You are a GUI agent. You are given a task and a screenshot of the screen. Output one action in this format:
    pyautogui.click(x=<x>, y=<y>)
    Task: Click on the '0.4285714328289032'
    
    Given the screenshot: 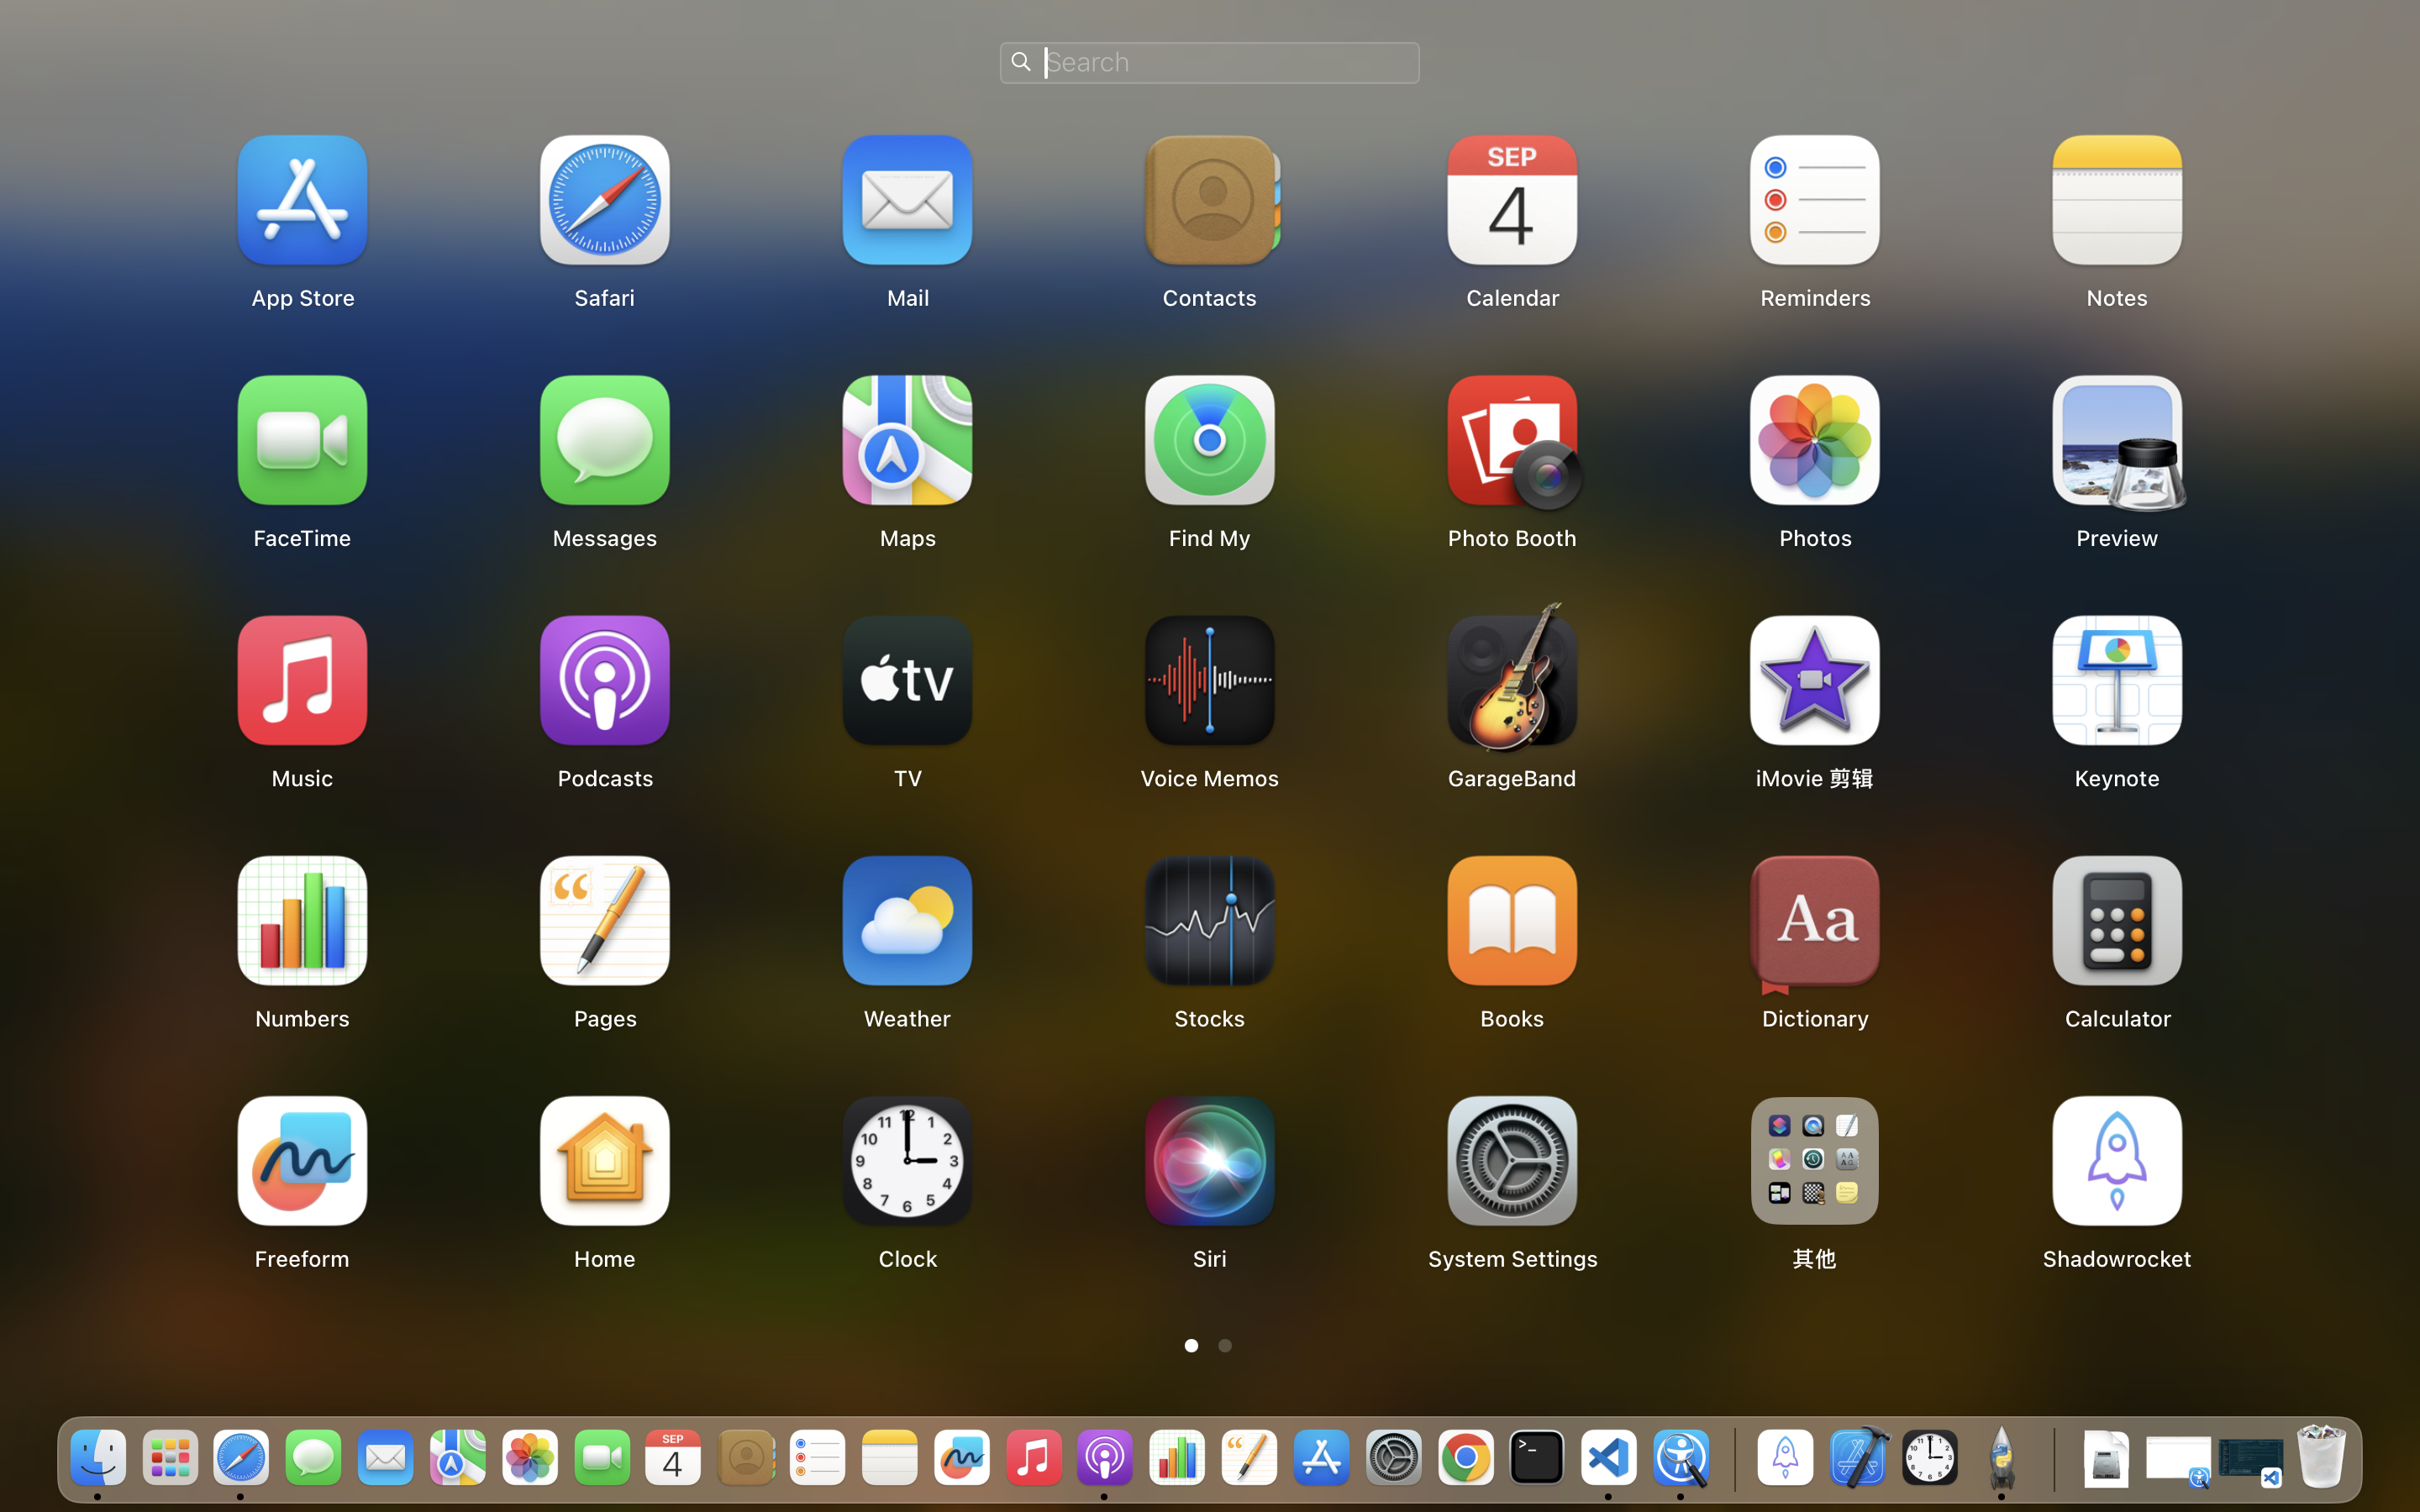 What is the action you would take?
    pyautogui.click(x=1730, y=1458)
    